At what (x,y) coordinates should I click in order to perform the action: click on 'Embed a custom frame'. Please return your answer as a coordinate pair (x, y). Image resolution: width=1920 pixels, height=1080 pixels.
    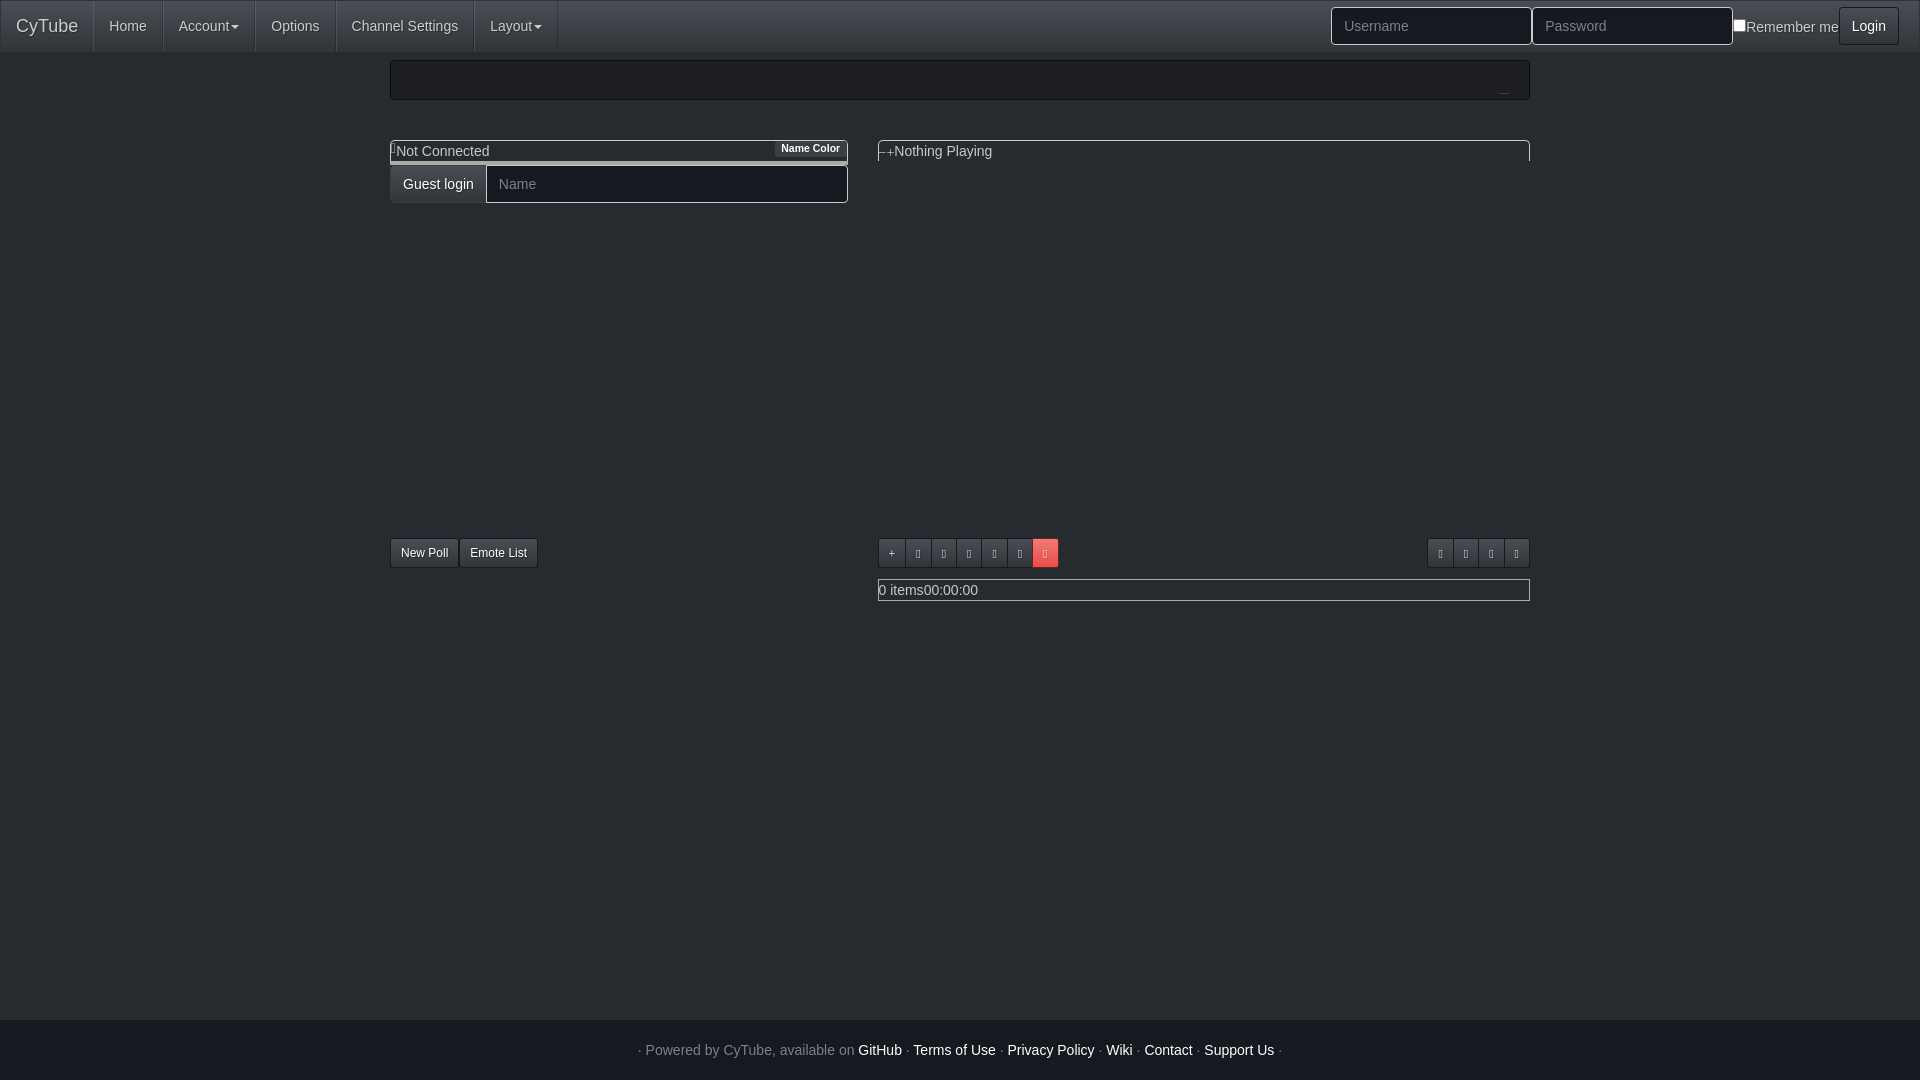
    Looking at the image, I should click on (943, 552).